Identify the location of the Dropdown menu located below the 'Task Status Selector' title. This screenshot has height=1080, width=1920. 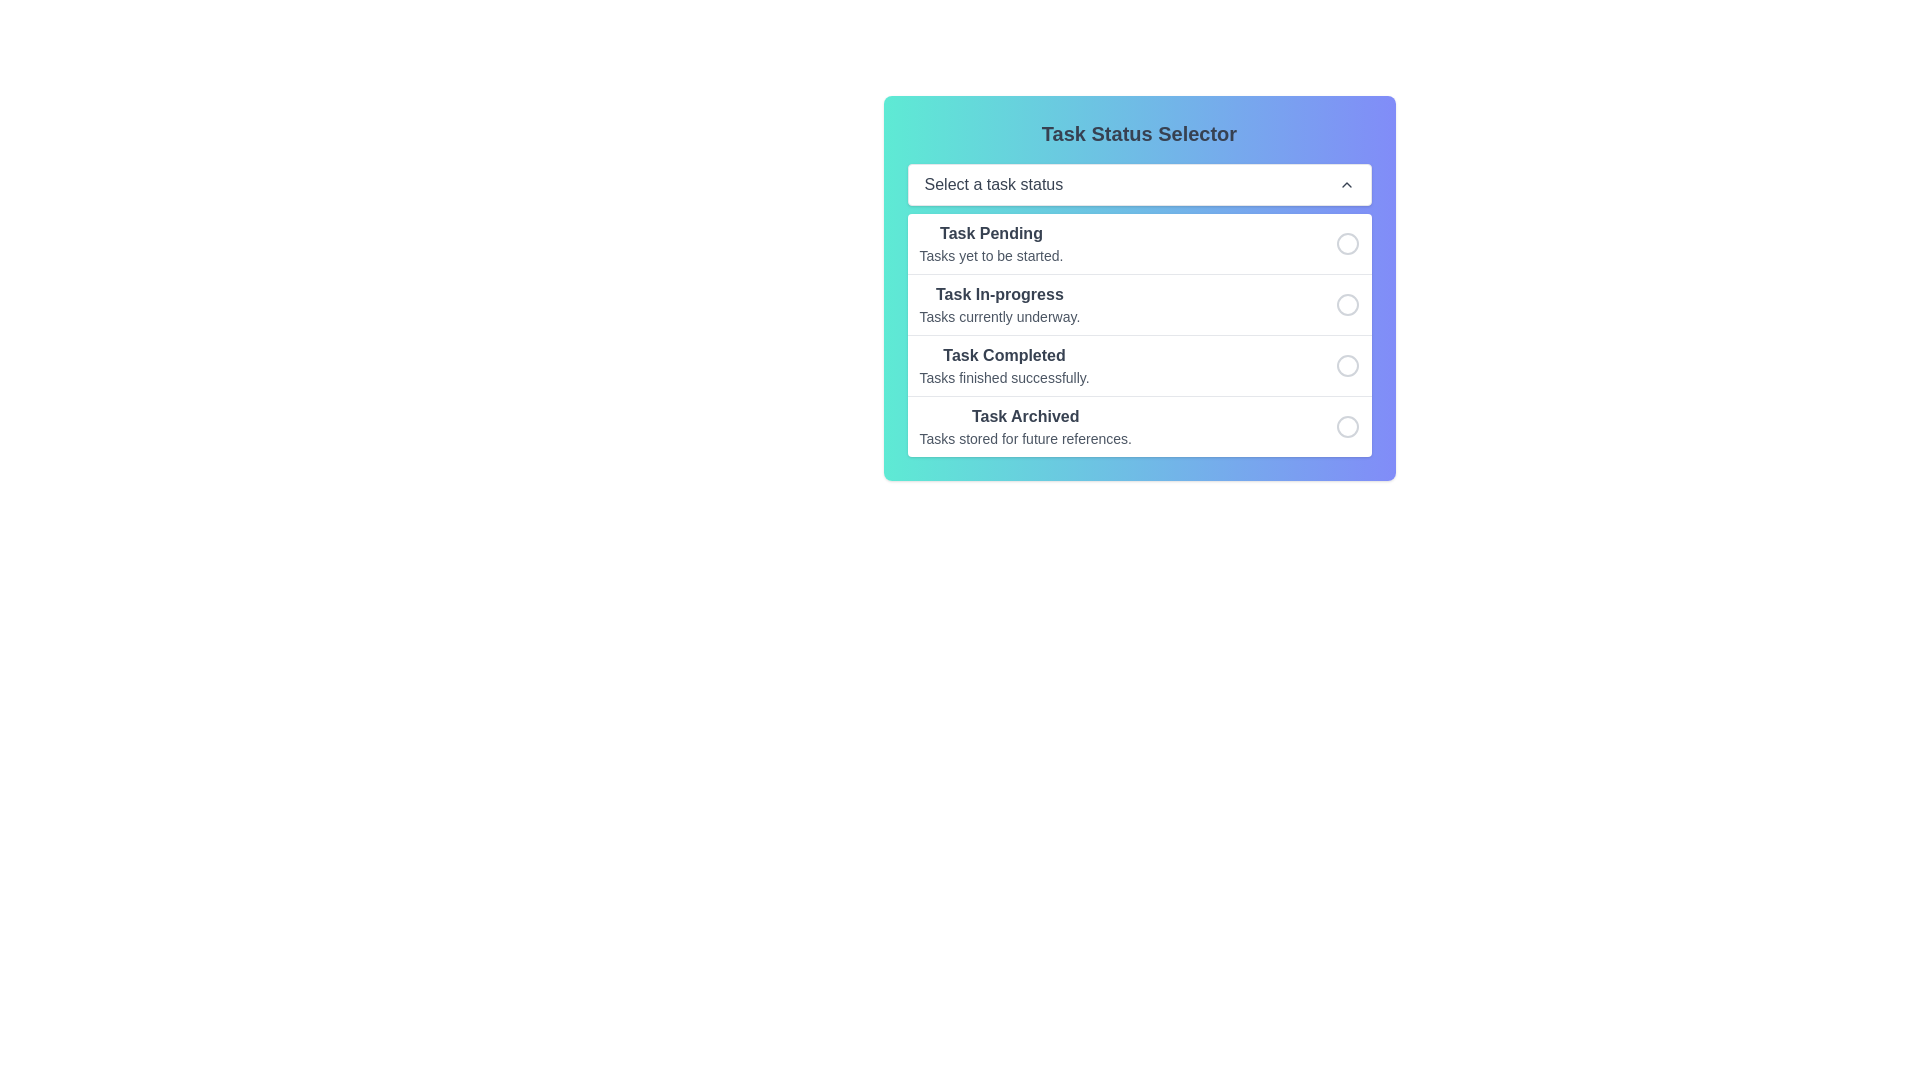
(1139, 185).